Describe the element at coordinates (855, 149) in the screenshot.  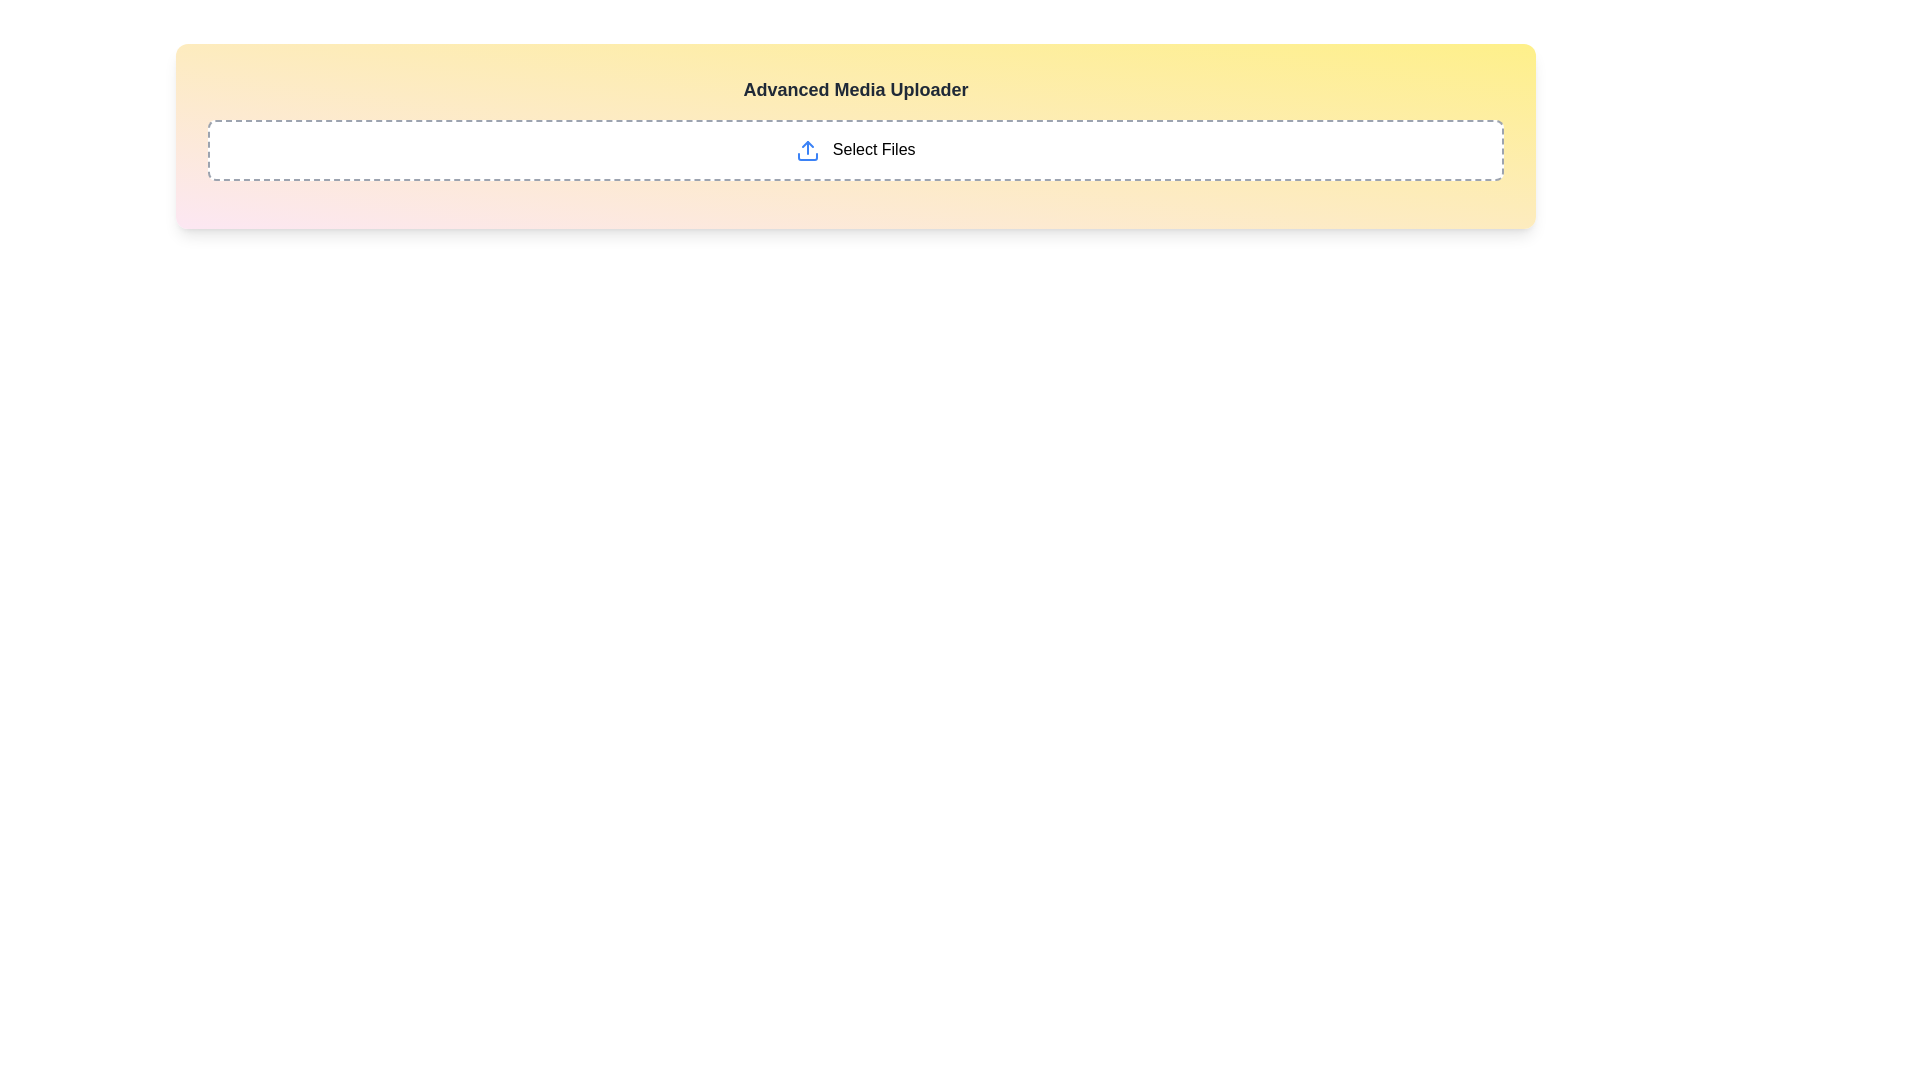
I see `and drop files into the file selection area, which is a white rectangular area with dashed gray borders and a blue upload icon followed by the label 'Select Files'` at that location.